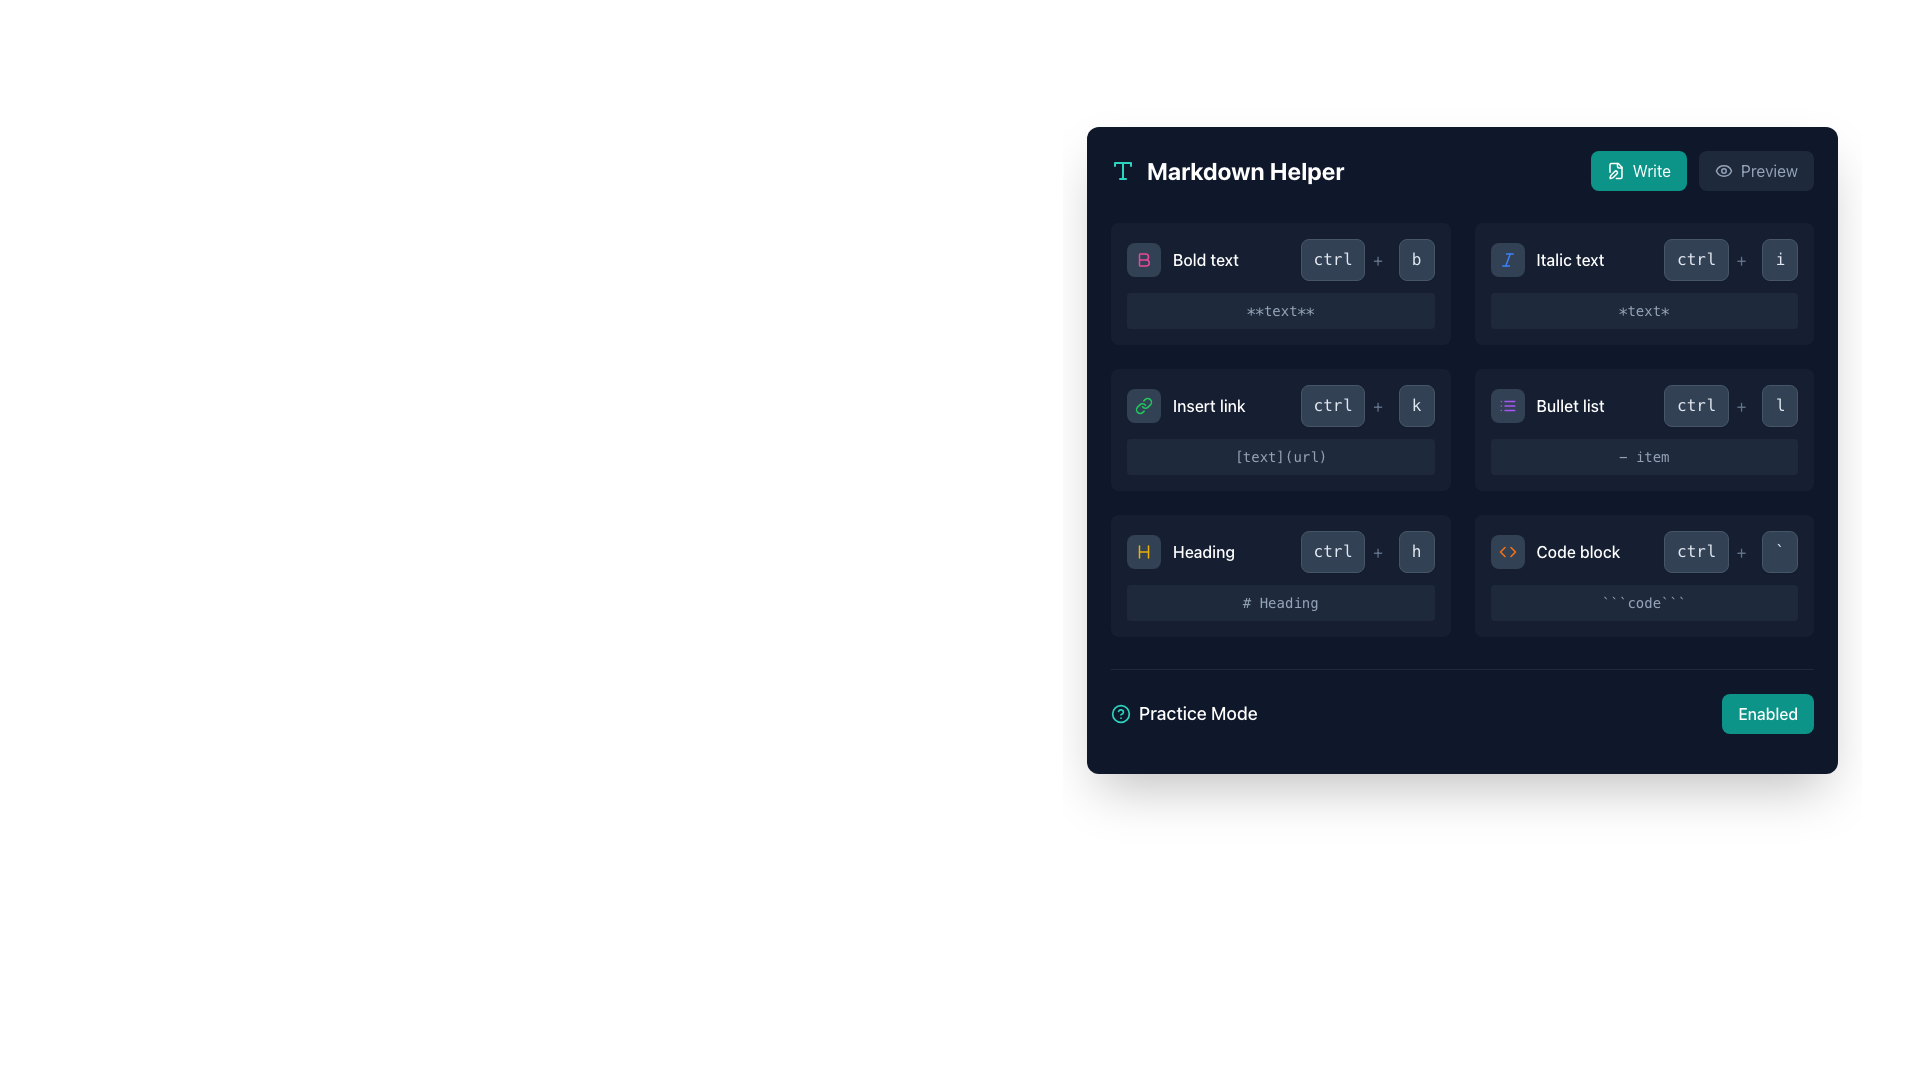  I want to click on the button labeled 'ctrl', which is a dark slate gray rectangular component with rounded corners, located in the 'Insert link' row near the top right corner of the highlighted card, so click(1332, 405).